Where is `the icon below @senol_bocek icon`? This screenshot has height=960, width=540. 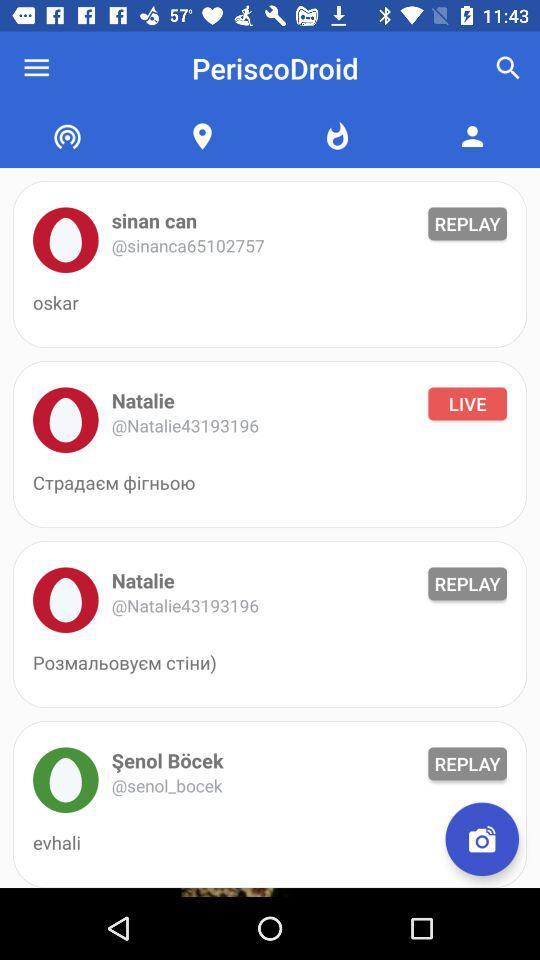
the icon below @senol_bocek icon is located at coordinates (481, 839).